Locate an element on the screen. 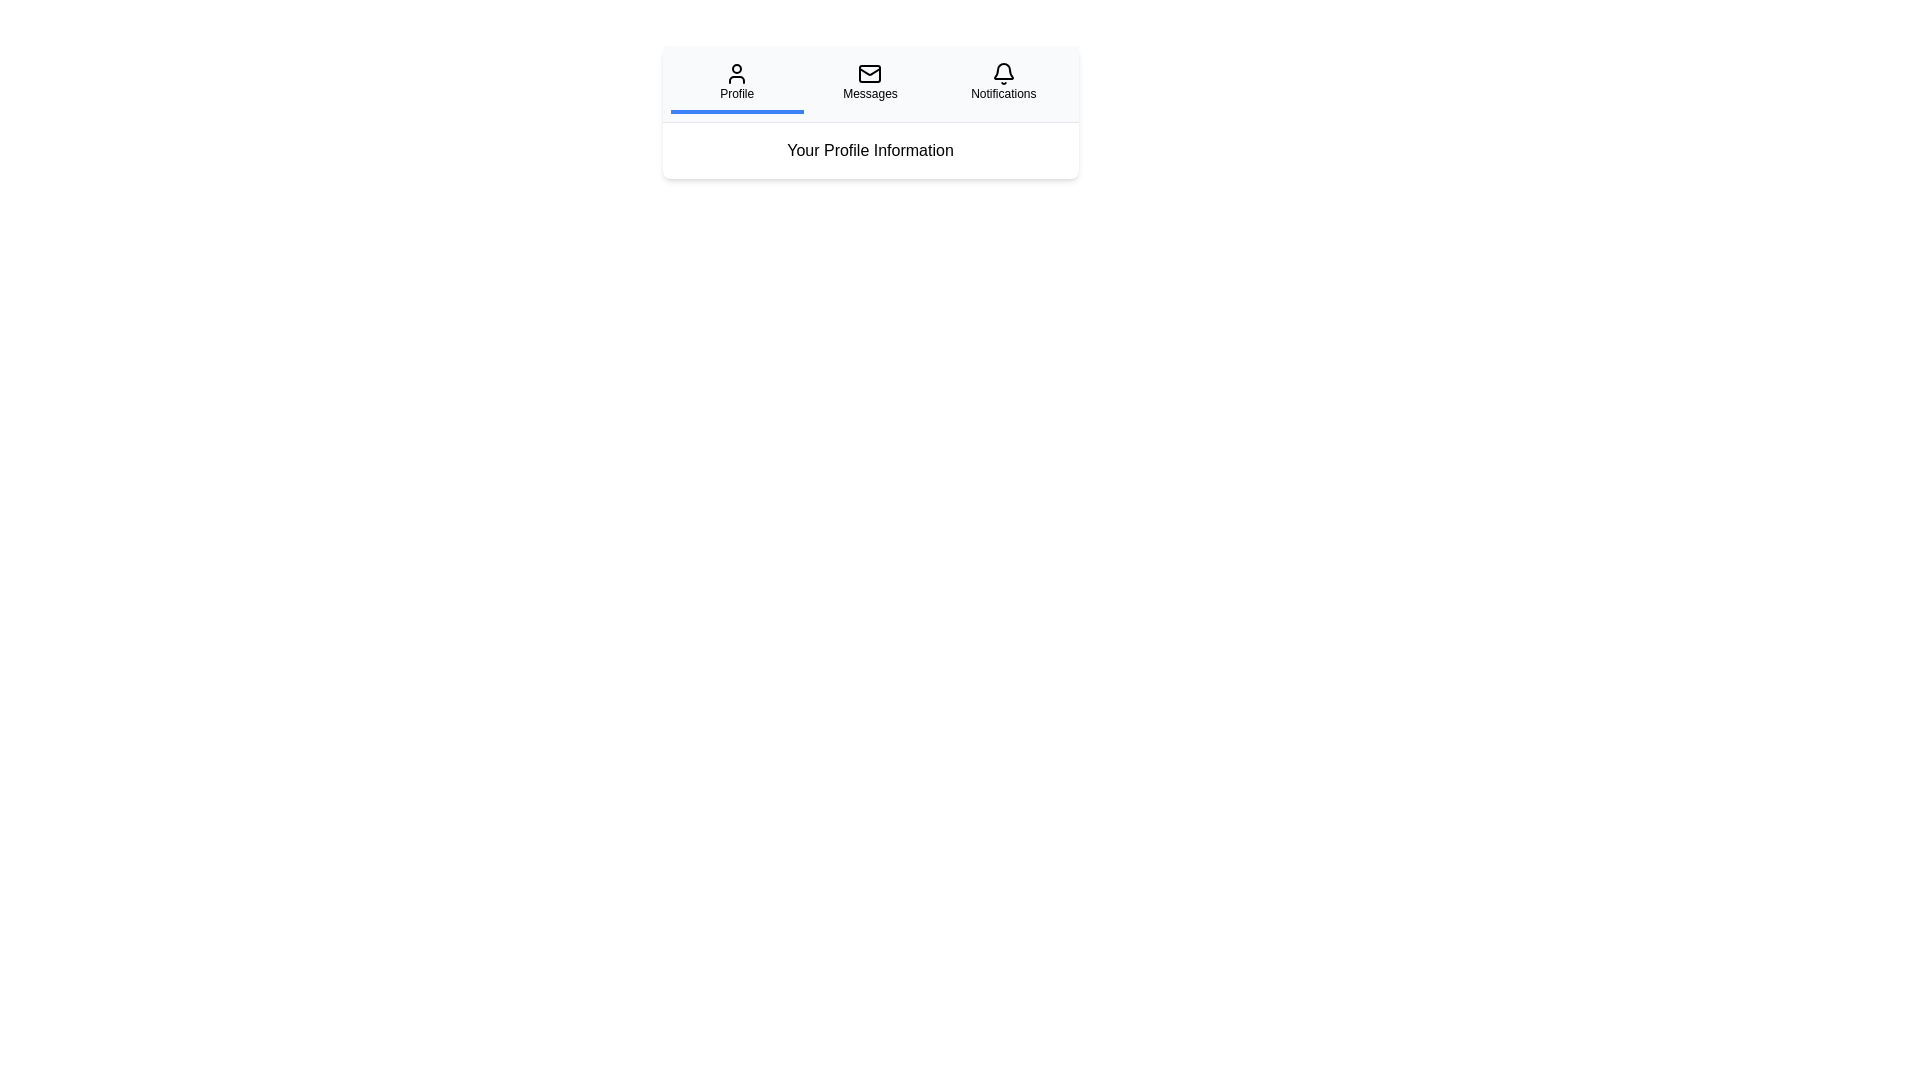 Image resolution: width=1920 pixels, height=1080 pixels. the central tab 'Messages' in the Tab Navigation Bar is located at coordinates (870, 83).